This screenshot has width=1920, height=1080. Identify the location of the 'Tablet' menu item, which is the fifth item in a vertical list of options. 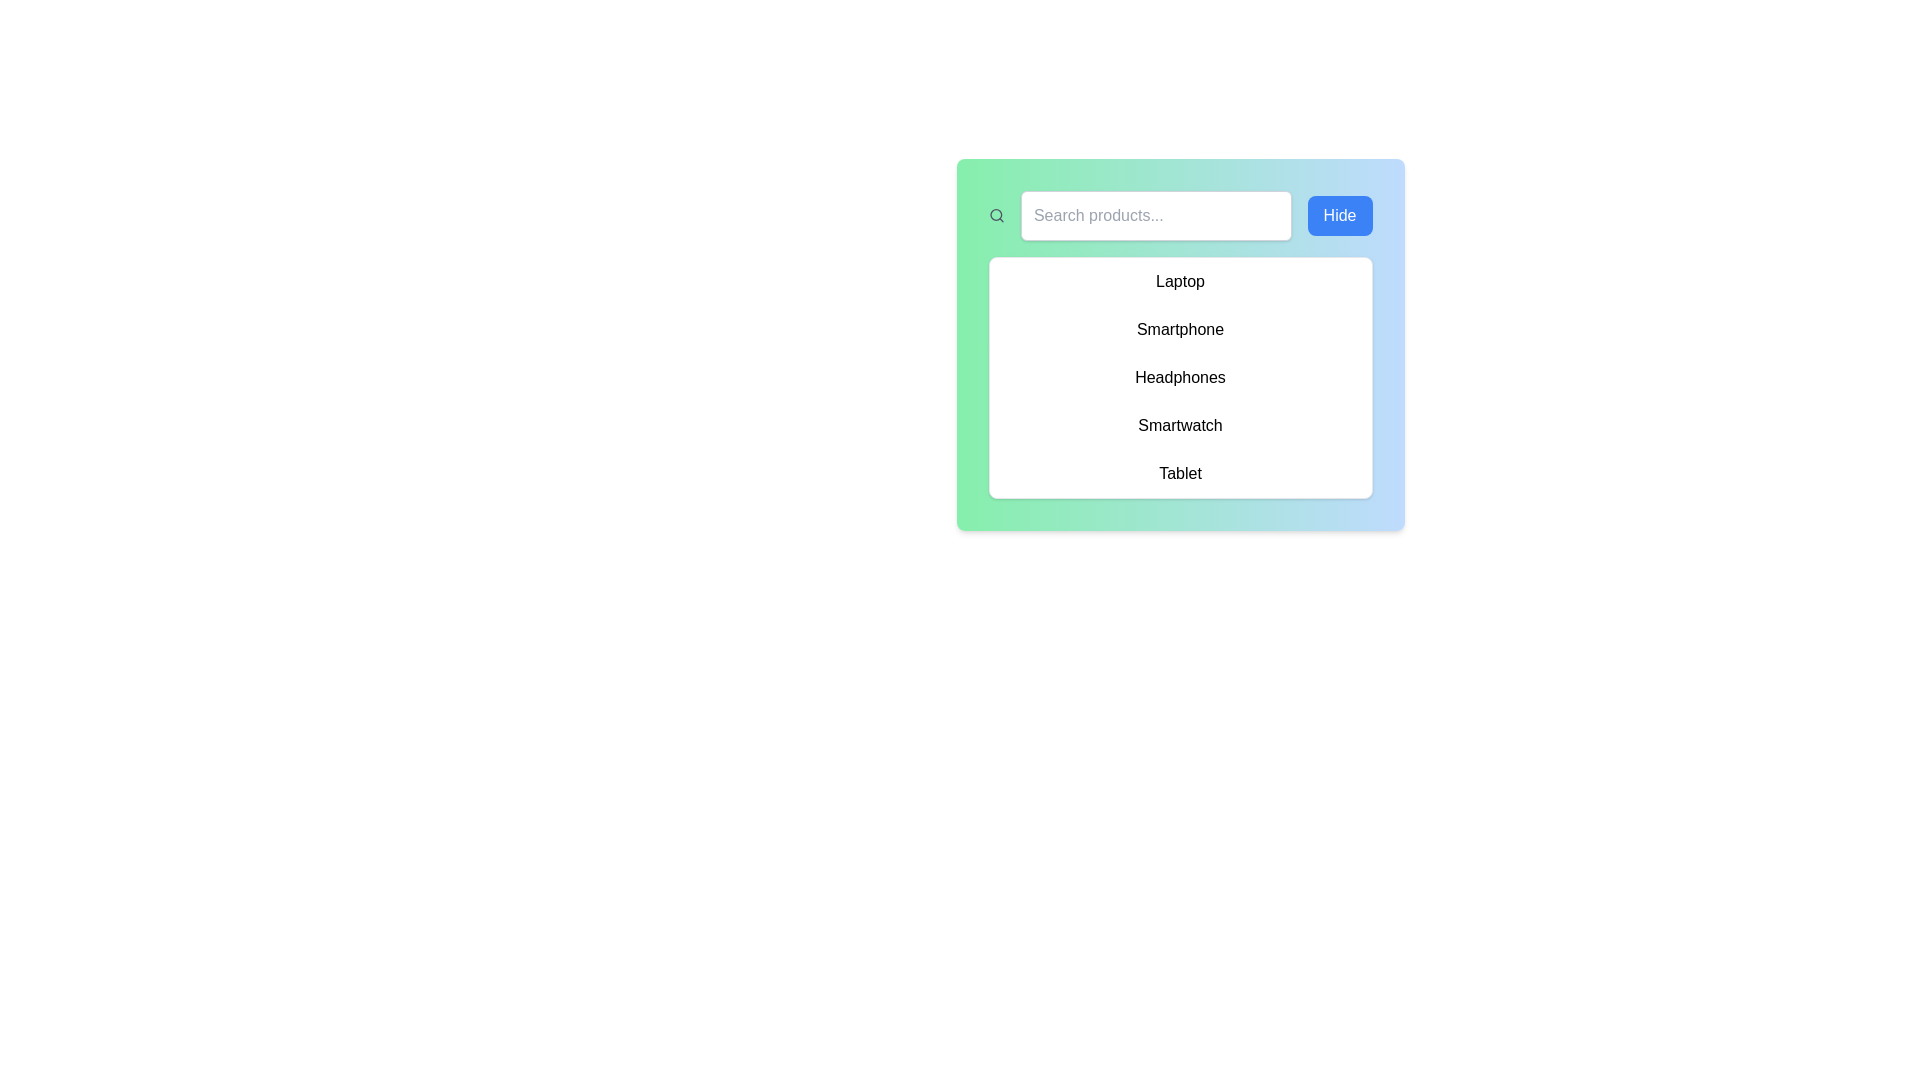
(1180, 474).